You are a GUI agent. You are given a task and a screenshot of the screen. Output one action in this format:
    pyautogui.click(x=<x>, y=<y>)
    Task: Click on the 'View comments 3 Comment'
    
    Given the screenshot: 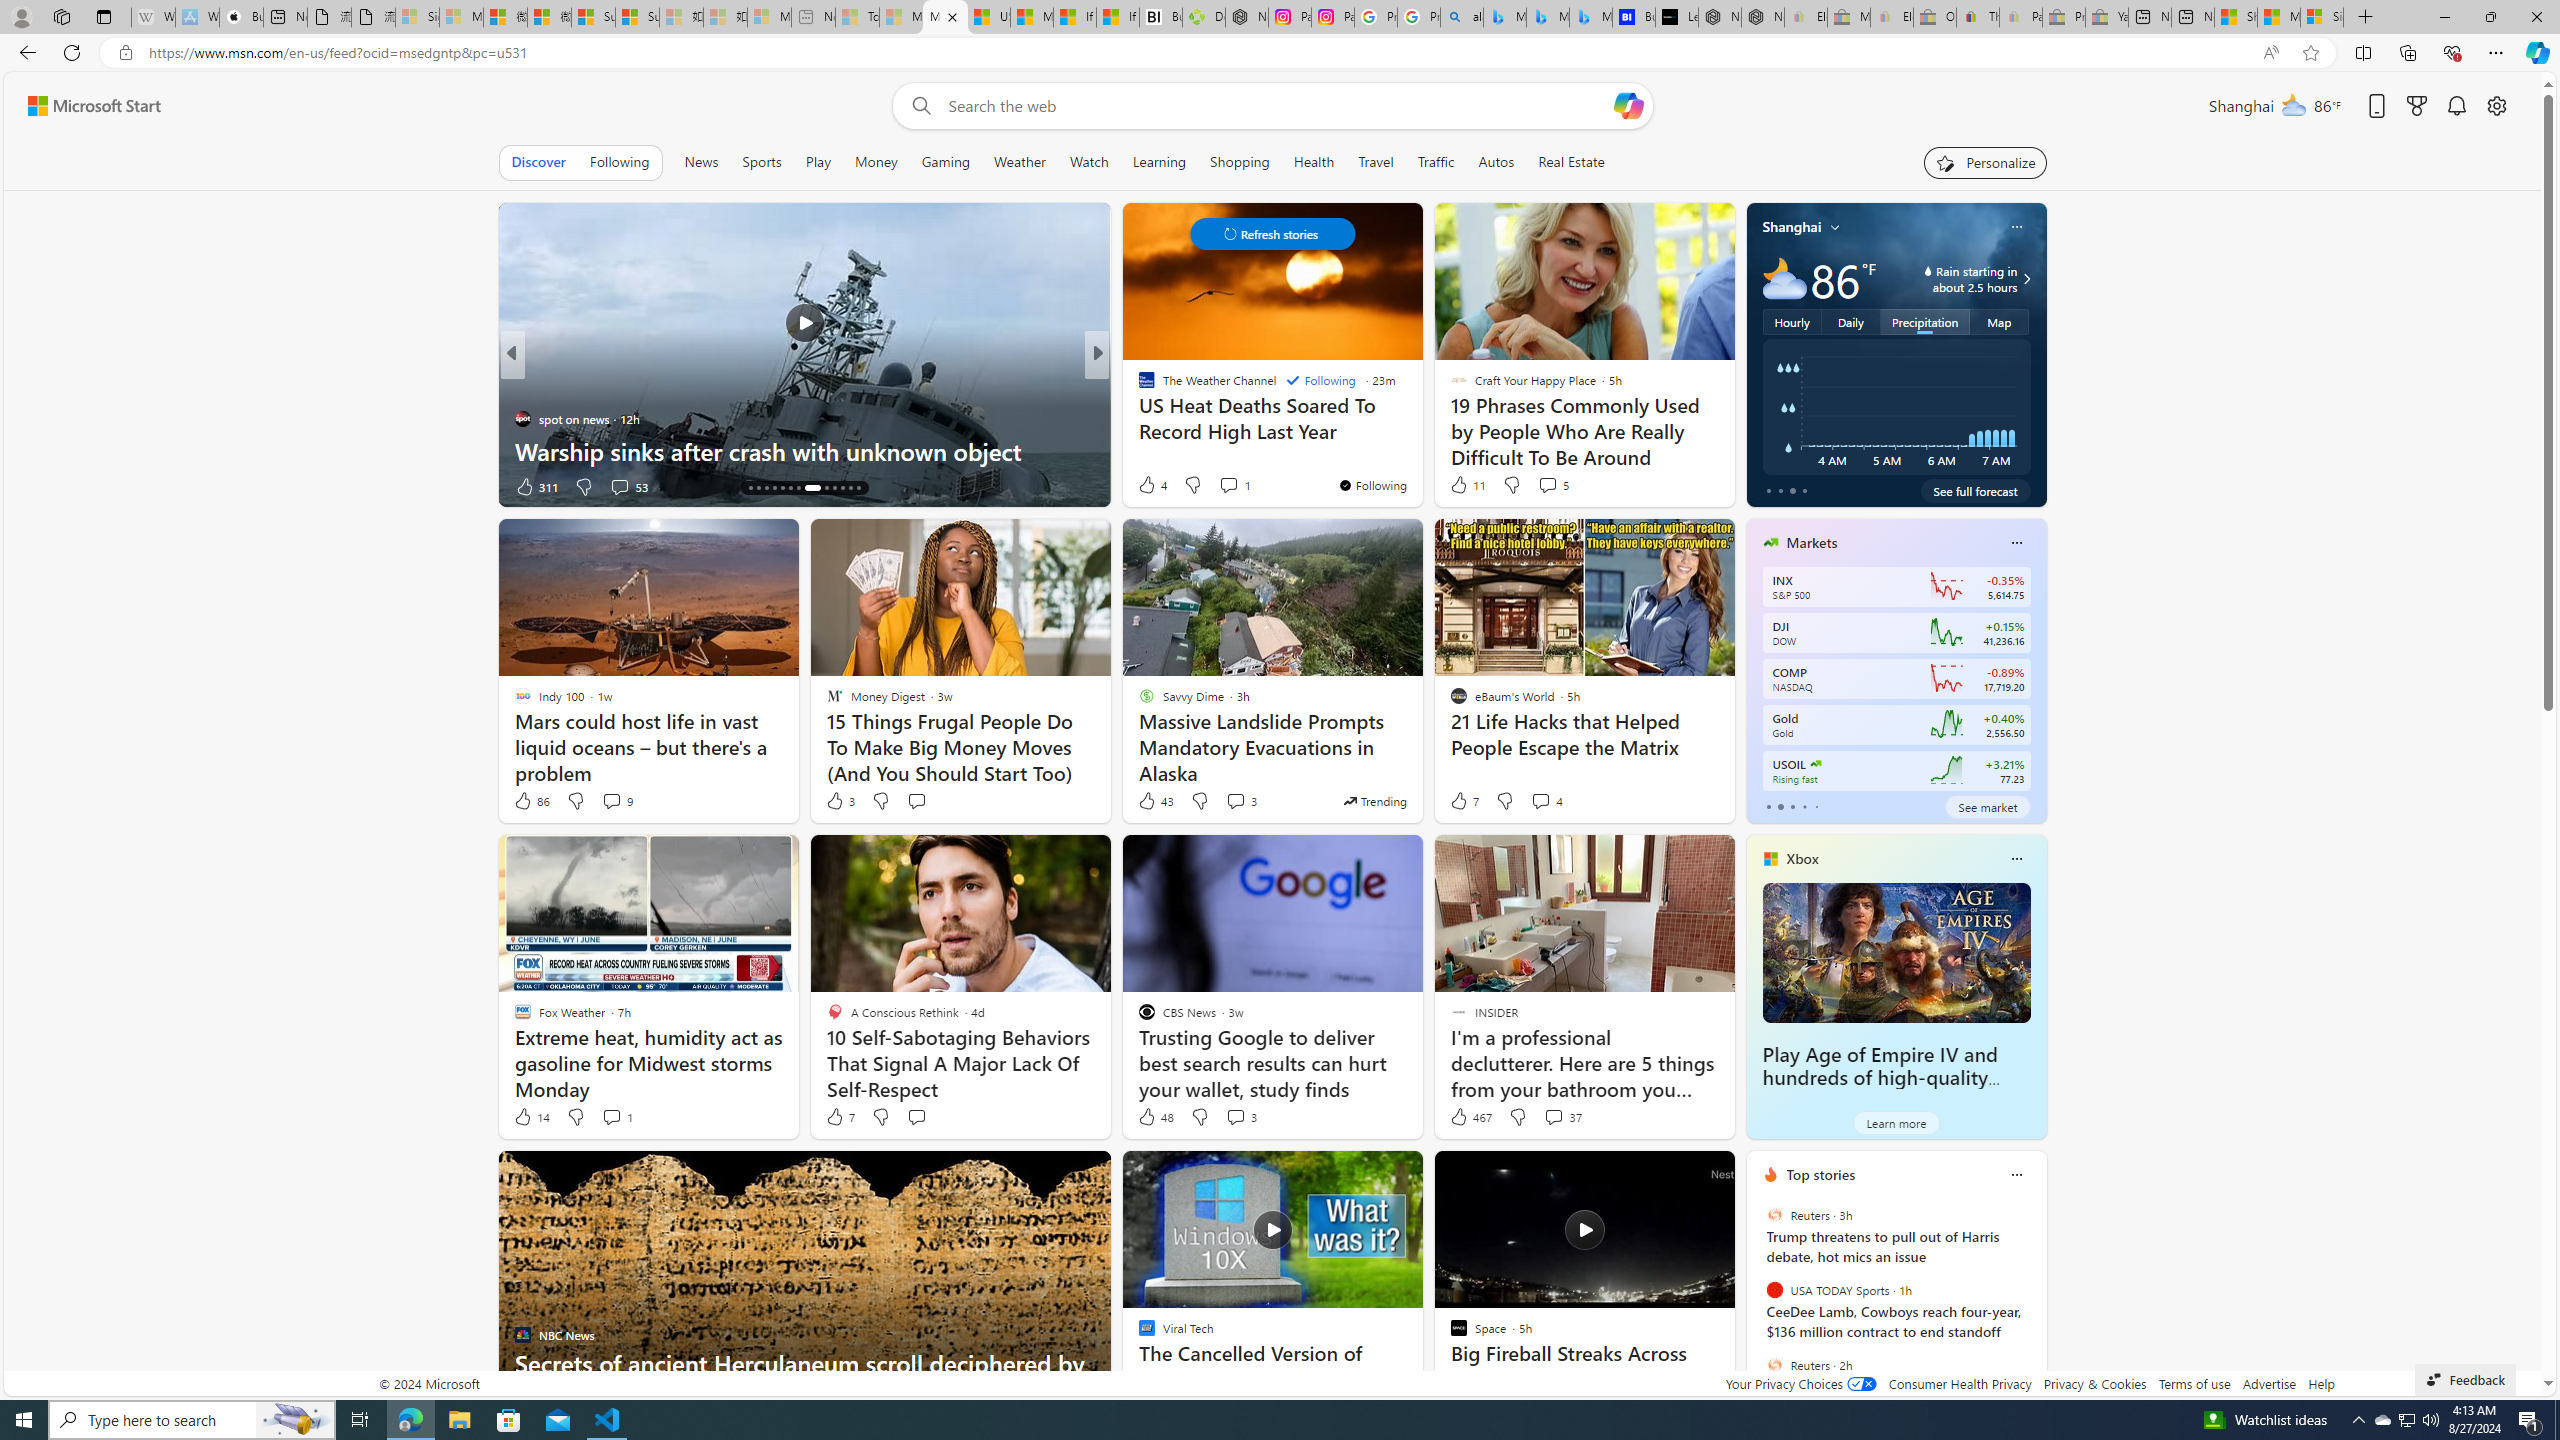 What is the action you would take?
    pyautogui.click(x=1239, y=1115)
    